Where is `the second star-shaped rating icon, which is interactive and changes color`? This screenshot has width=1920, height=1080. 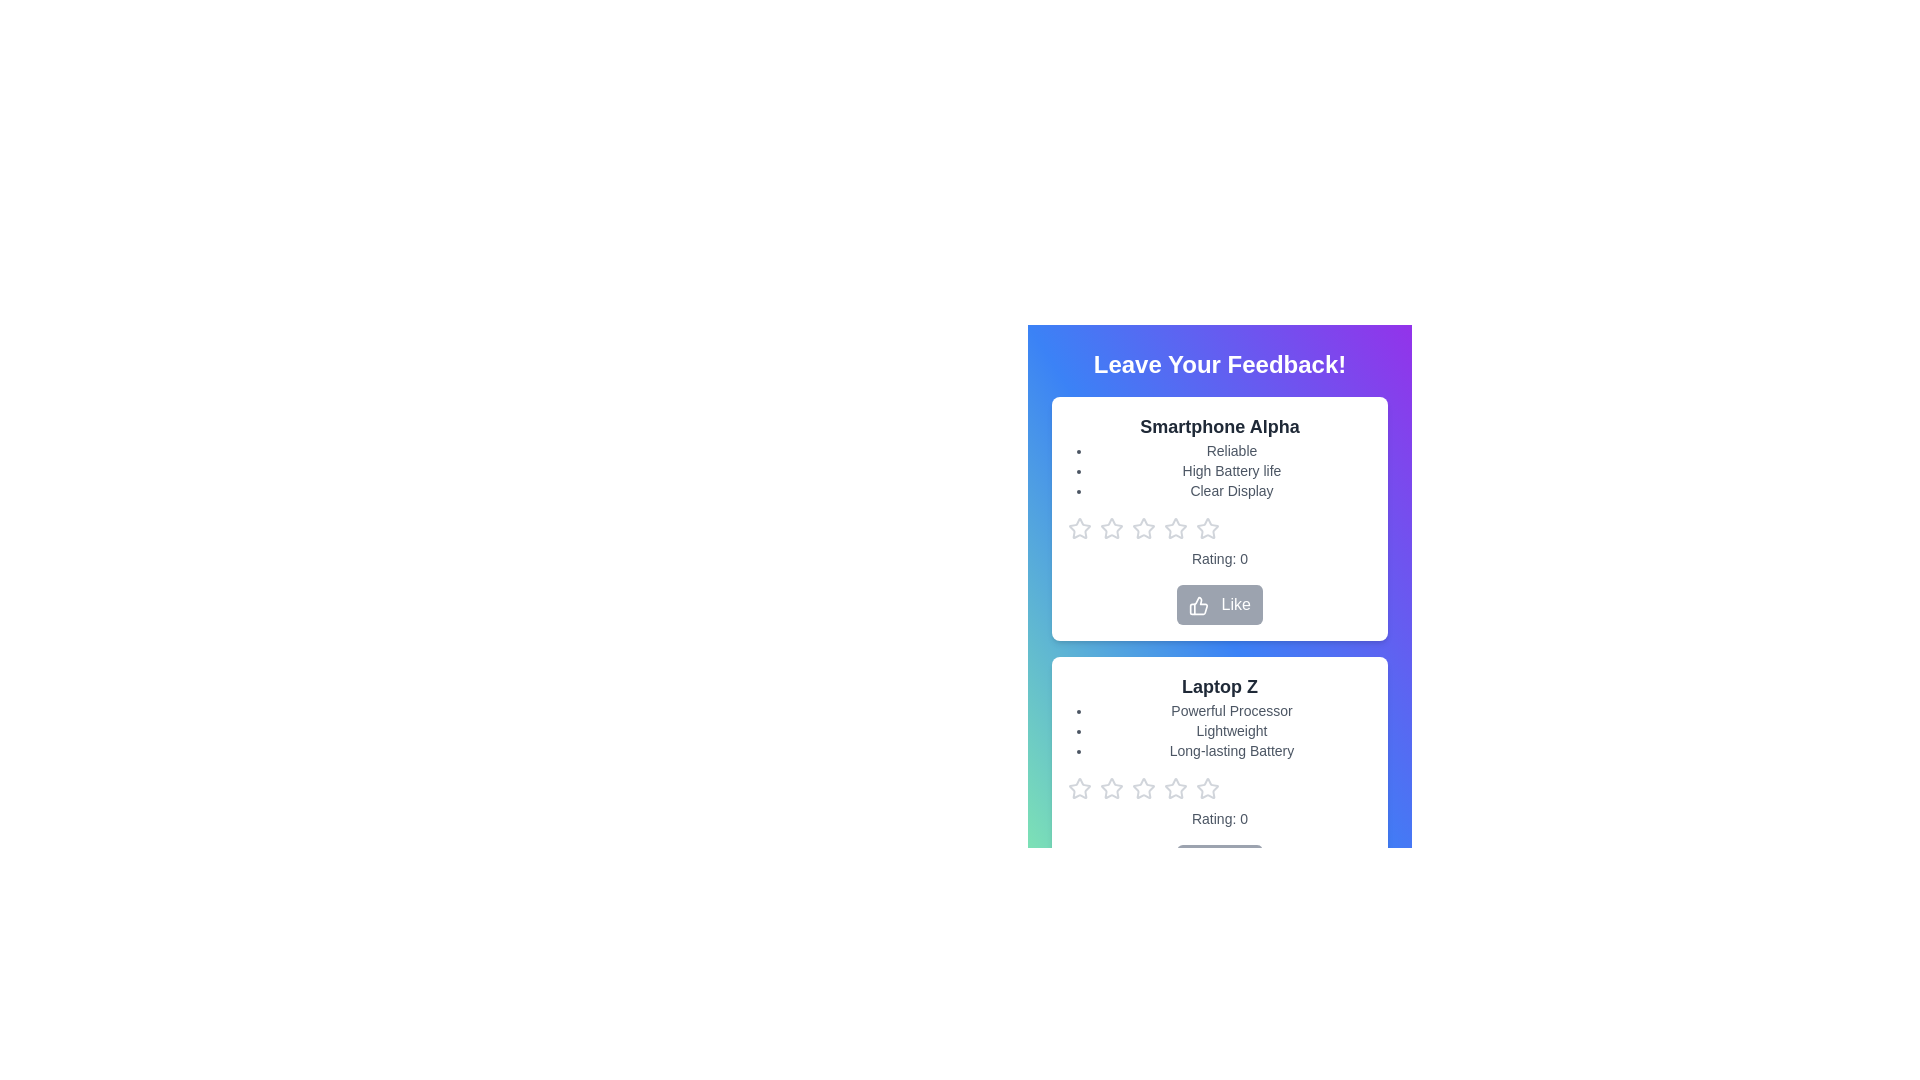 the second star-shaped rating icon, which is interactive and changes color is located at coordinates (1143, 787).